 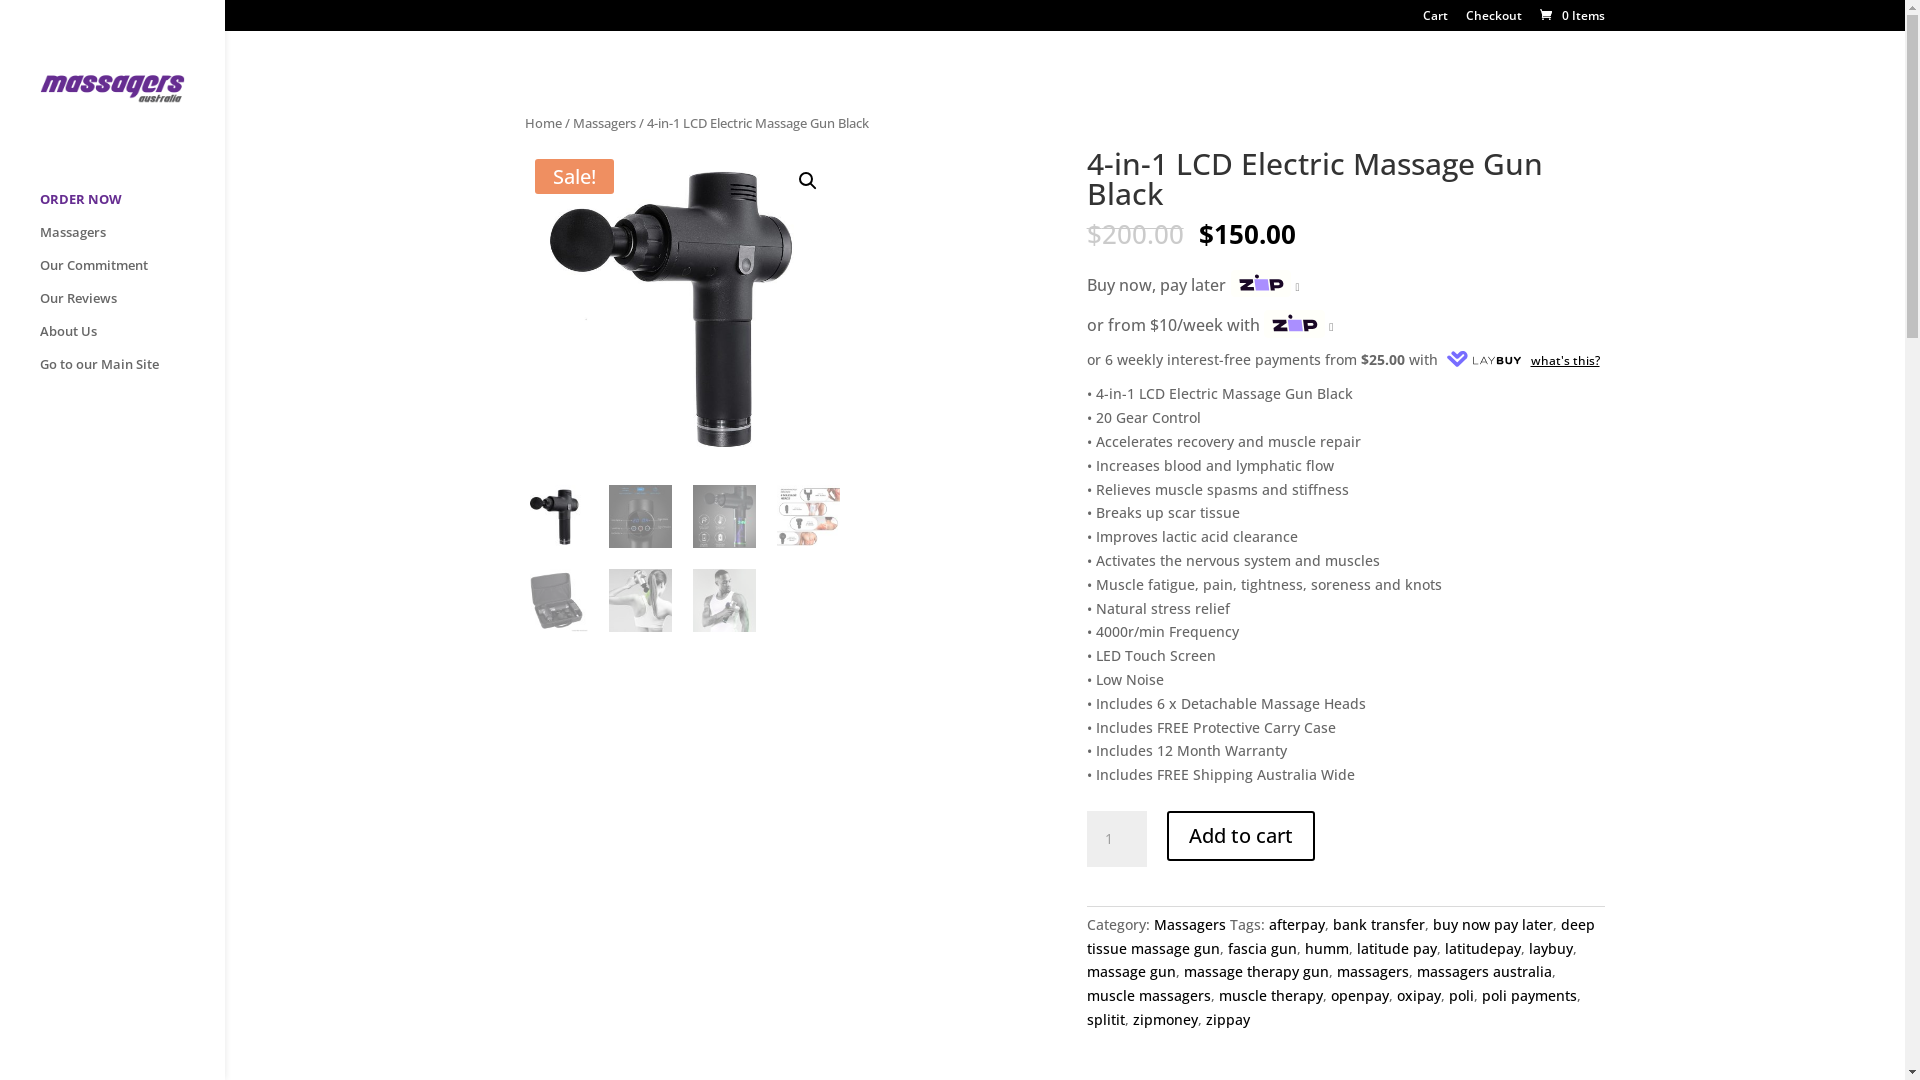 I want to click on 'About Us', so click(x=131, y=339).